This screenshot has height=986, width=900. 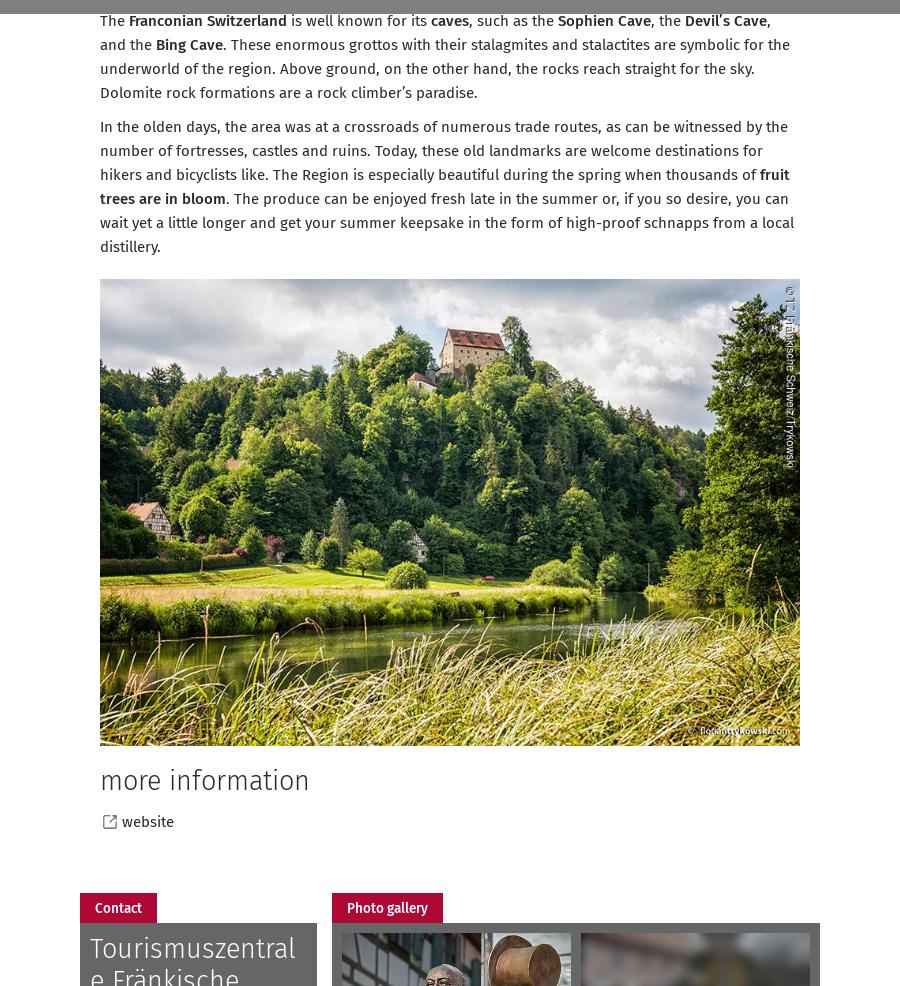 What do you see at coordinates (444, 67) in the screenshot?
I see `'. These enormous grottos with their stalagmites and stalactites are symbolic for the underworld of the region. Above ground, on the other hand, the rocks reach straight for the sky. Dolomite rock formations are a rock climber’s paradise.'` at bounding box center [444, 67].